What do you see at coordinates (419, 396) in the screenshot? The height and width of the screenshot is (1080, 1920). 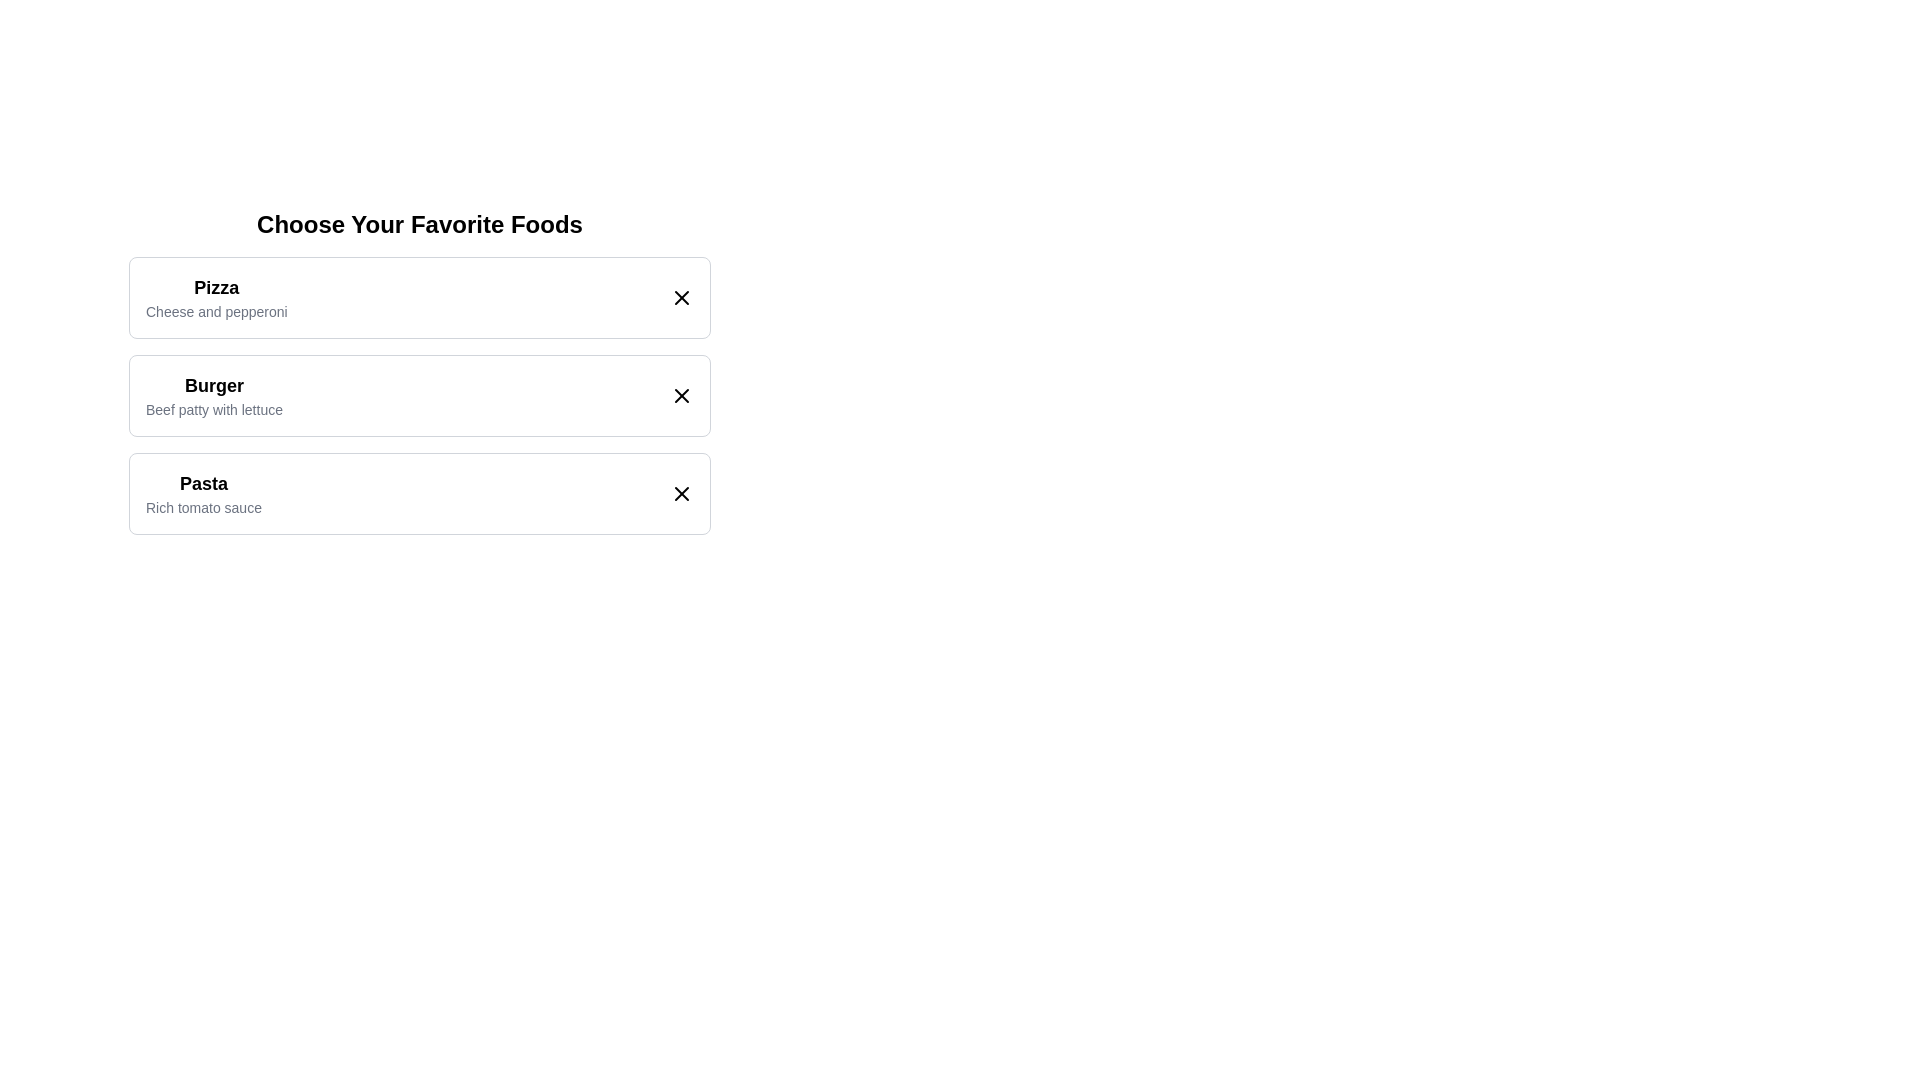 I see `the 'Burger' menu item, which displays 'Beef patty with lettuce', located as the second item in the list under 'Choose Your Favorite Foods'` at bounding box center [419, 396].